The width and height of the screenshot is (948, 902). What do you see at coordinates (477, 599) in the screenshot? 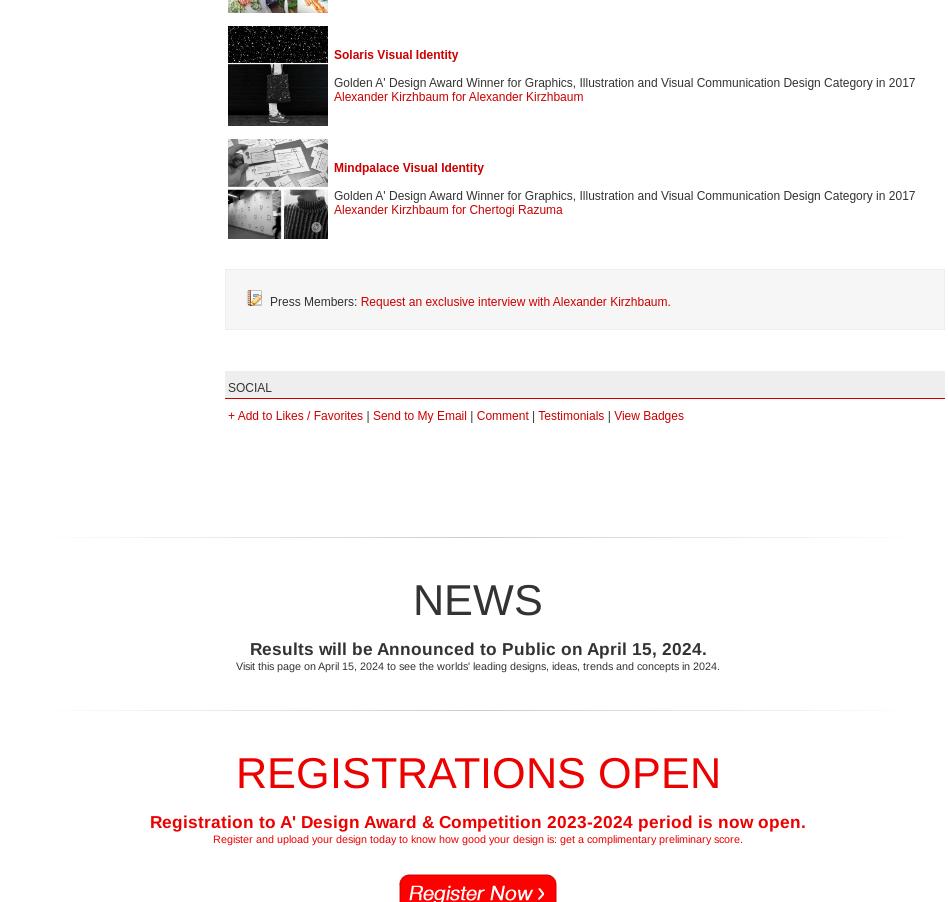
I see `'NEWS'` at bounding box center [477, 599].